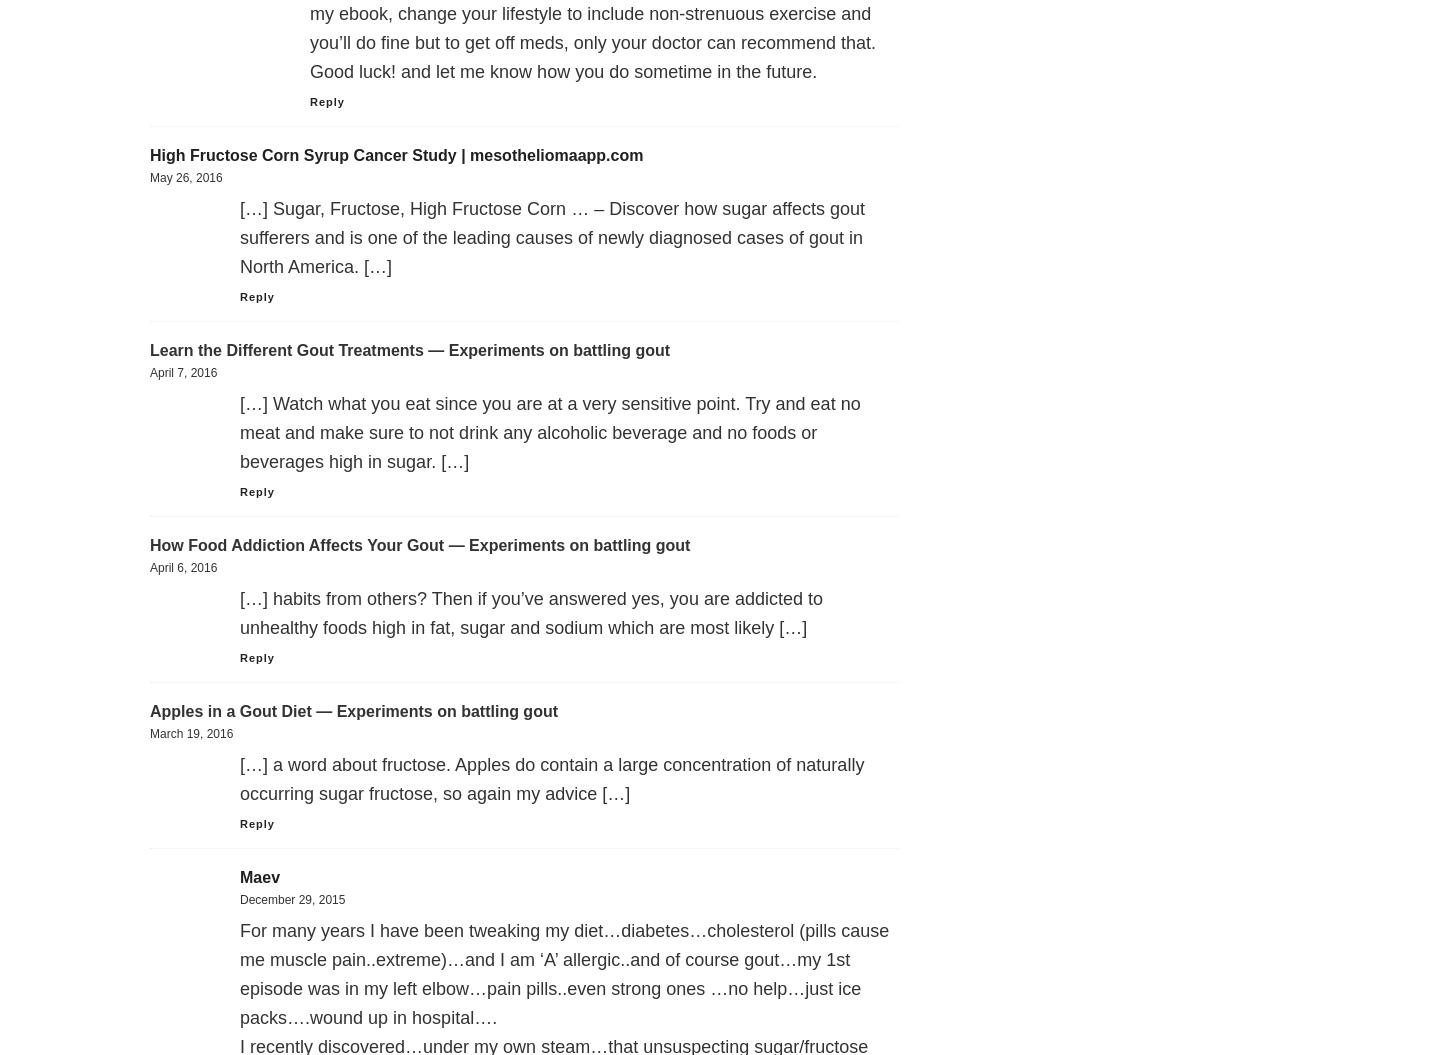 This screenshot has width=1440, height=1055. Describe the element at coordinates (529, 613) in the screenshot. I see `'[…] habits from others? Then if you’ve answered yes, you are addicted to unhealthy foods high in fat, sugar and sodium which are most likely […]'` at that location.